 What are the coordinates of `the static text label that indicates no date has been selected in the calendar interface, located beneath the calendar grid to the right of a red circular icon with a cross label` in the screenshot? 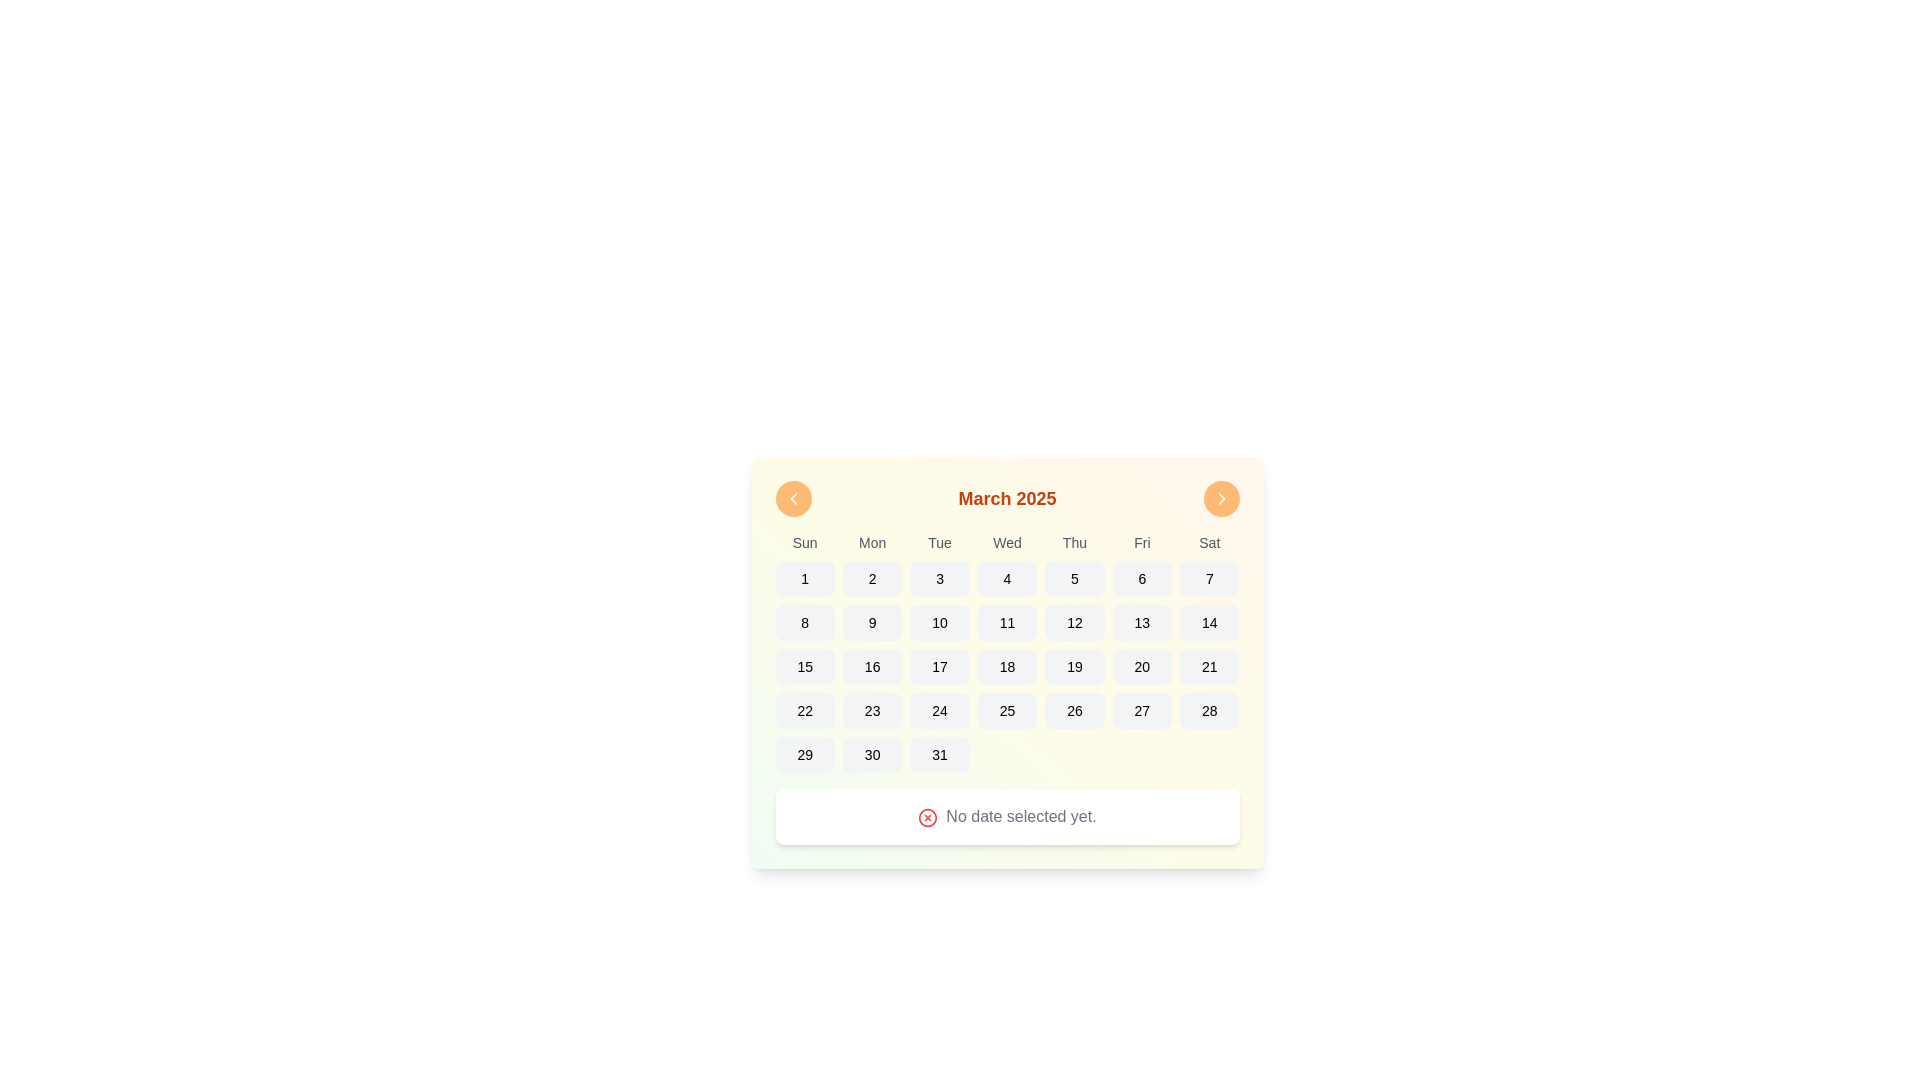 It's located at (1021, 816).